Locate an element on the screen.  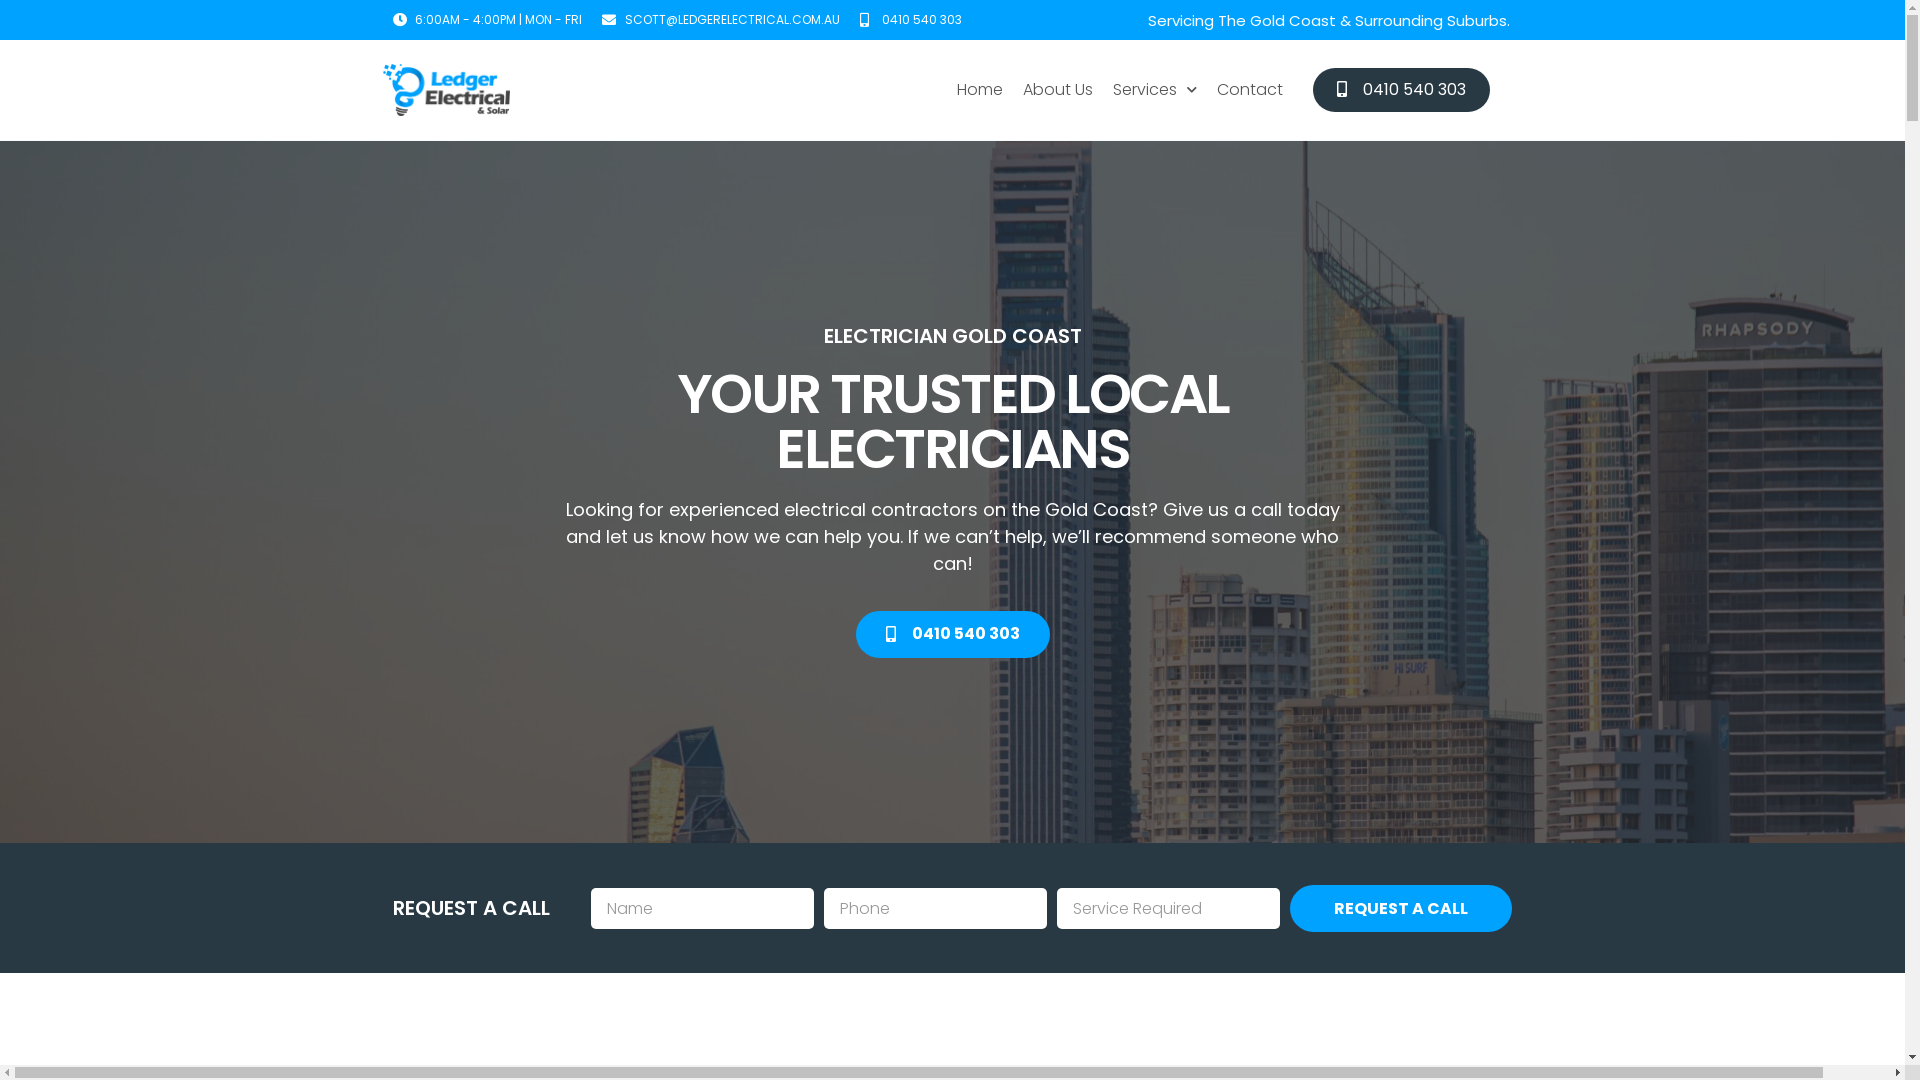
'SCOTT@LEDGERELECTRICAL.COM.AU' is located at coordinates (720, 19).